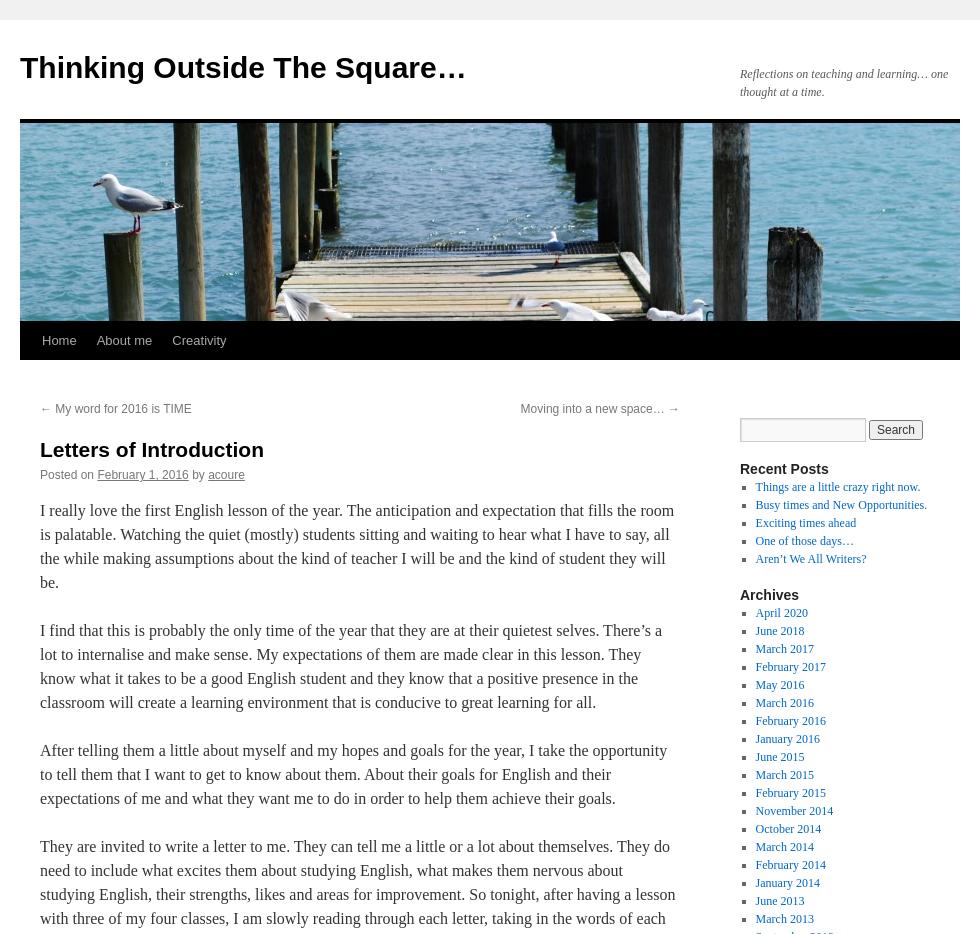 The image size is (980, 934). I want to click on 'Moving into a new space…', so click(593, 407).